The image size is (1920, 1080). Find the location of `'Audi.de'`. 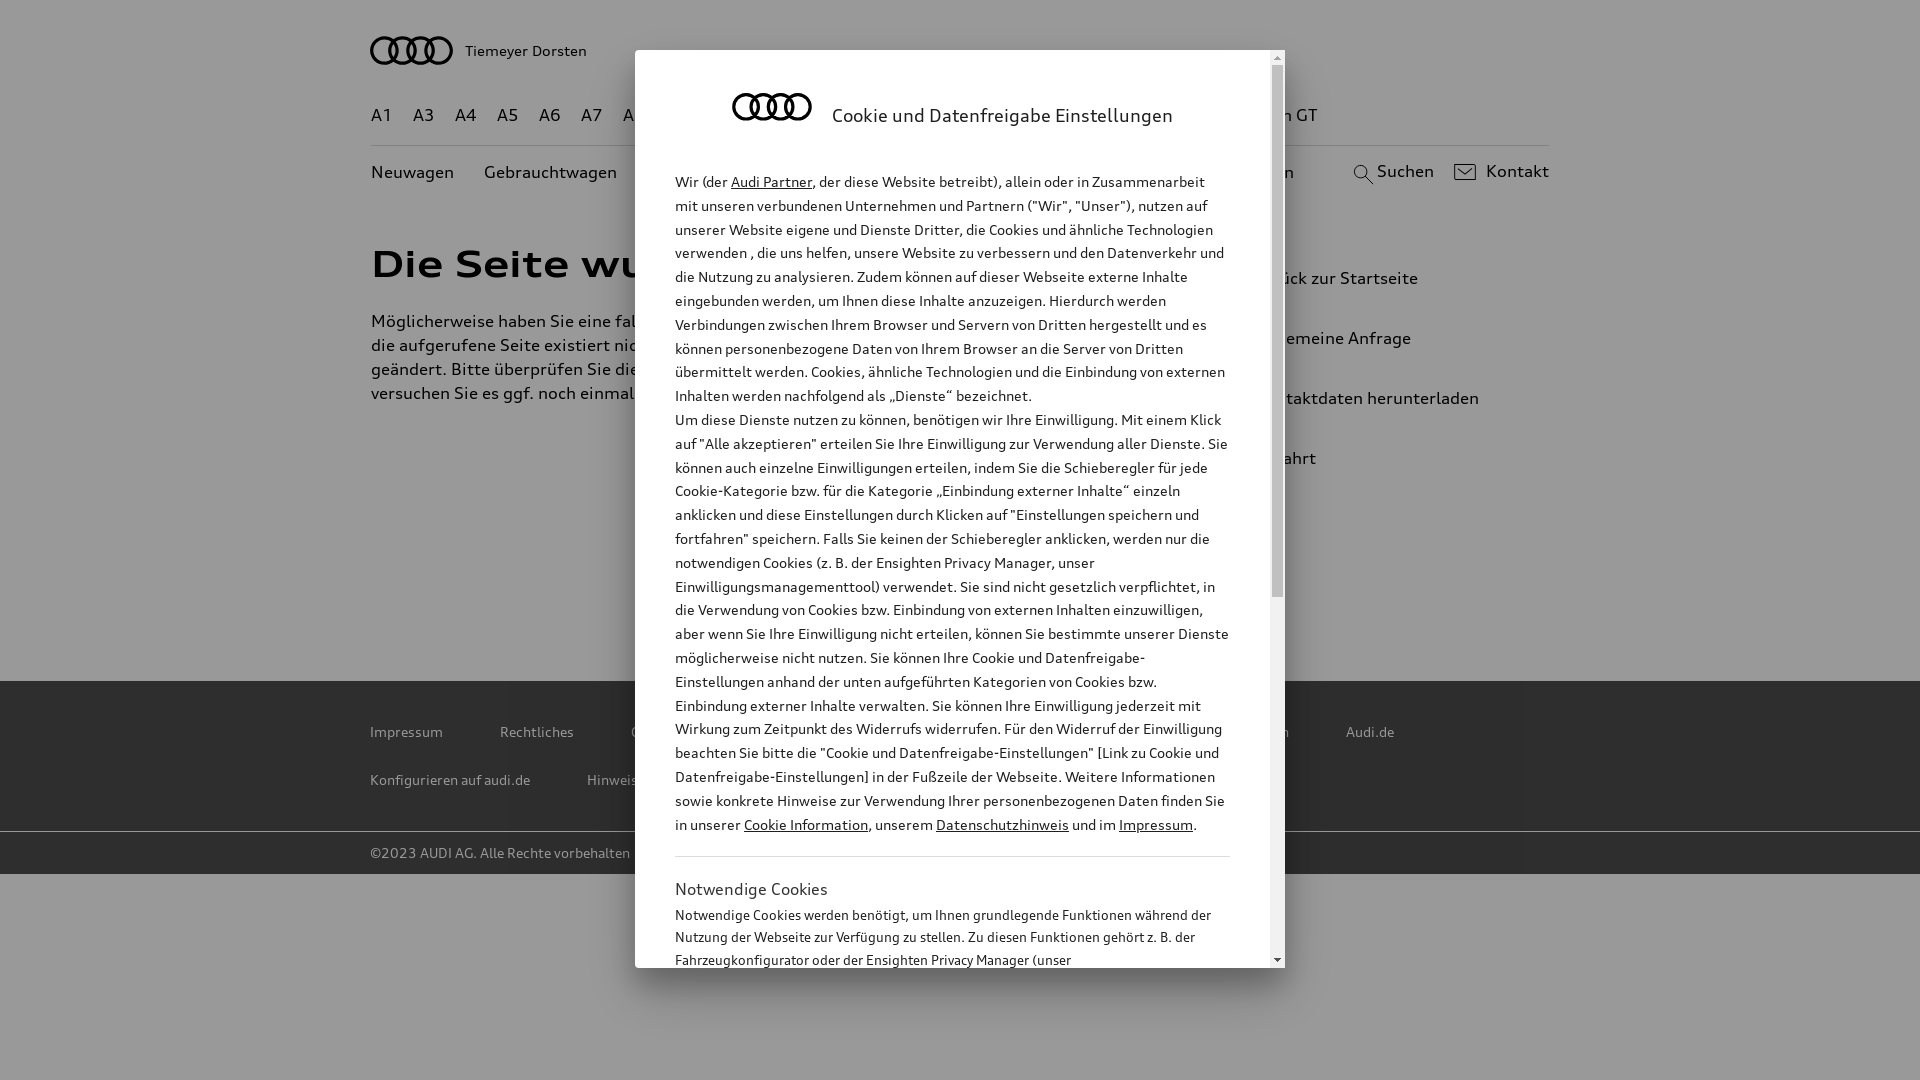

'Audi.de' is located at coordinates (1368, 732).